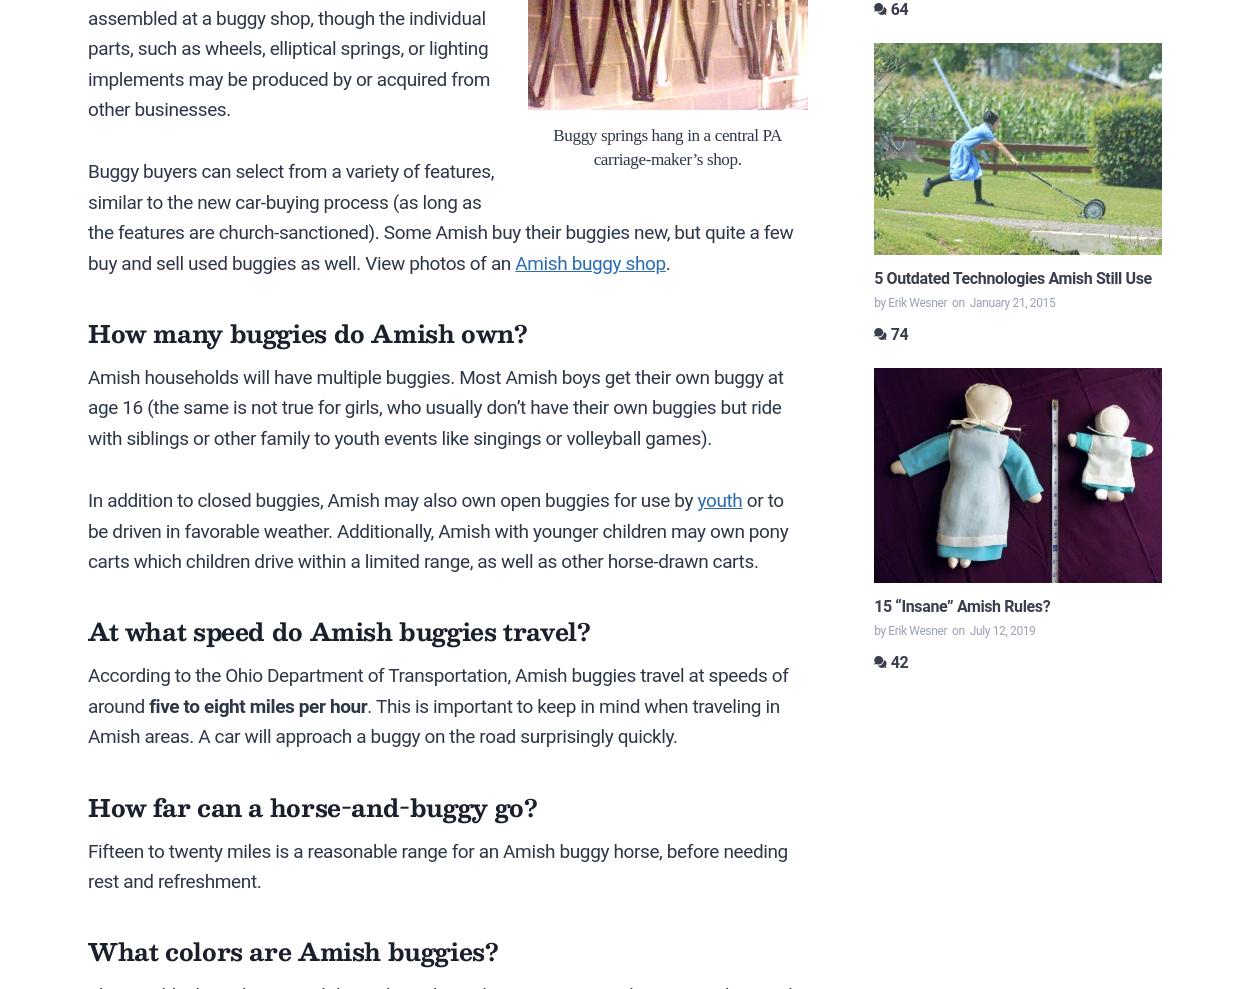 This screenshot has height=989, width=1250. I want to click on 'five to eight miles per hour', so click(258, 704).